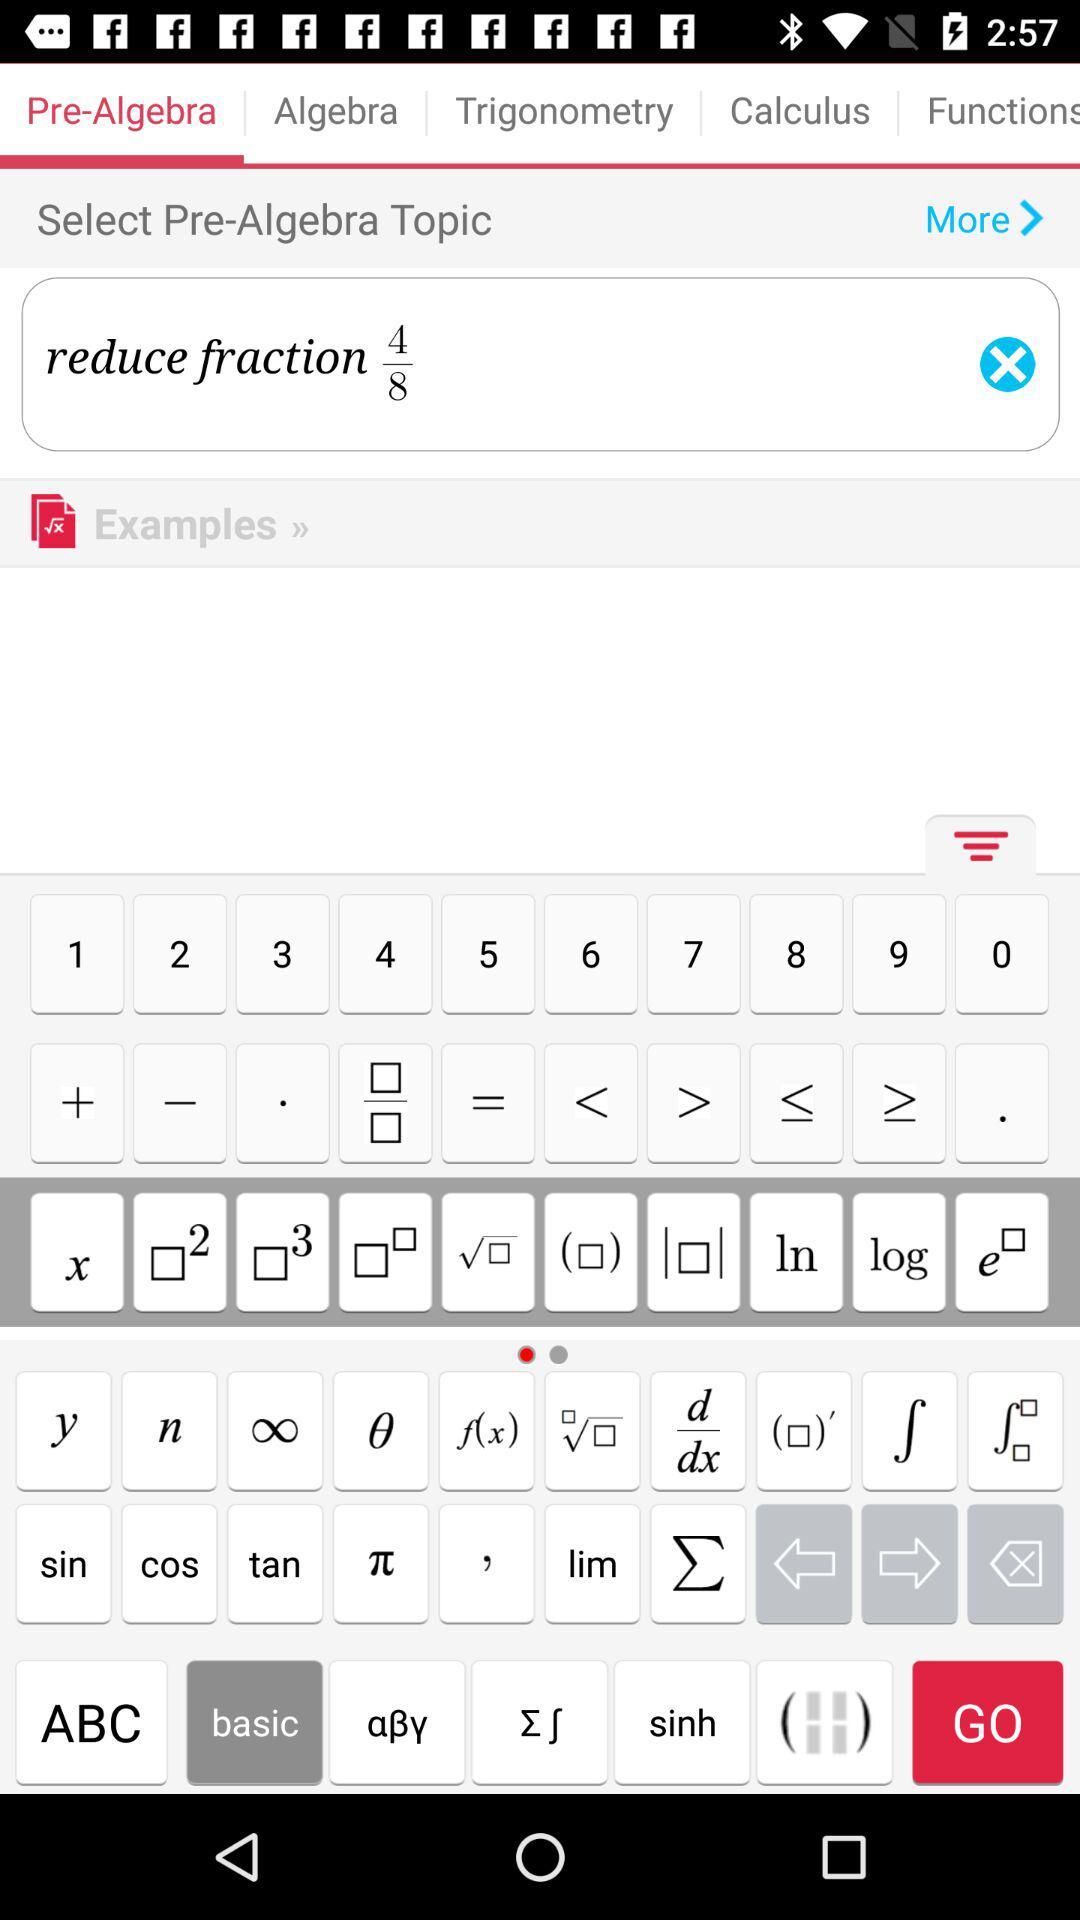 This screenshot has height=1920, width=1080. Describe the element at coordinates (825, 1721) in the screenshot. I see `insert parenthesis` at that location.